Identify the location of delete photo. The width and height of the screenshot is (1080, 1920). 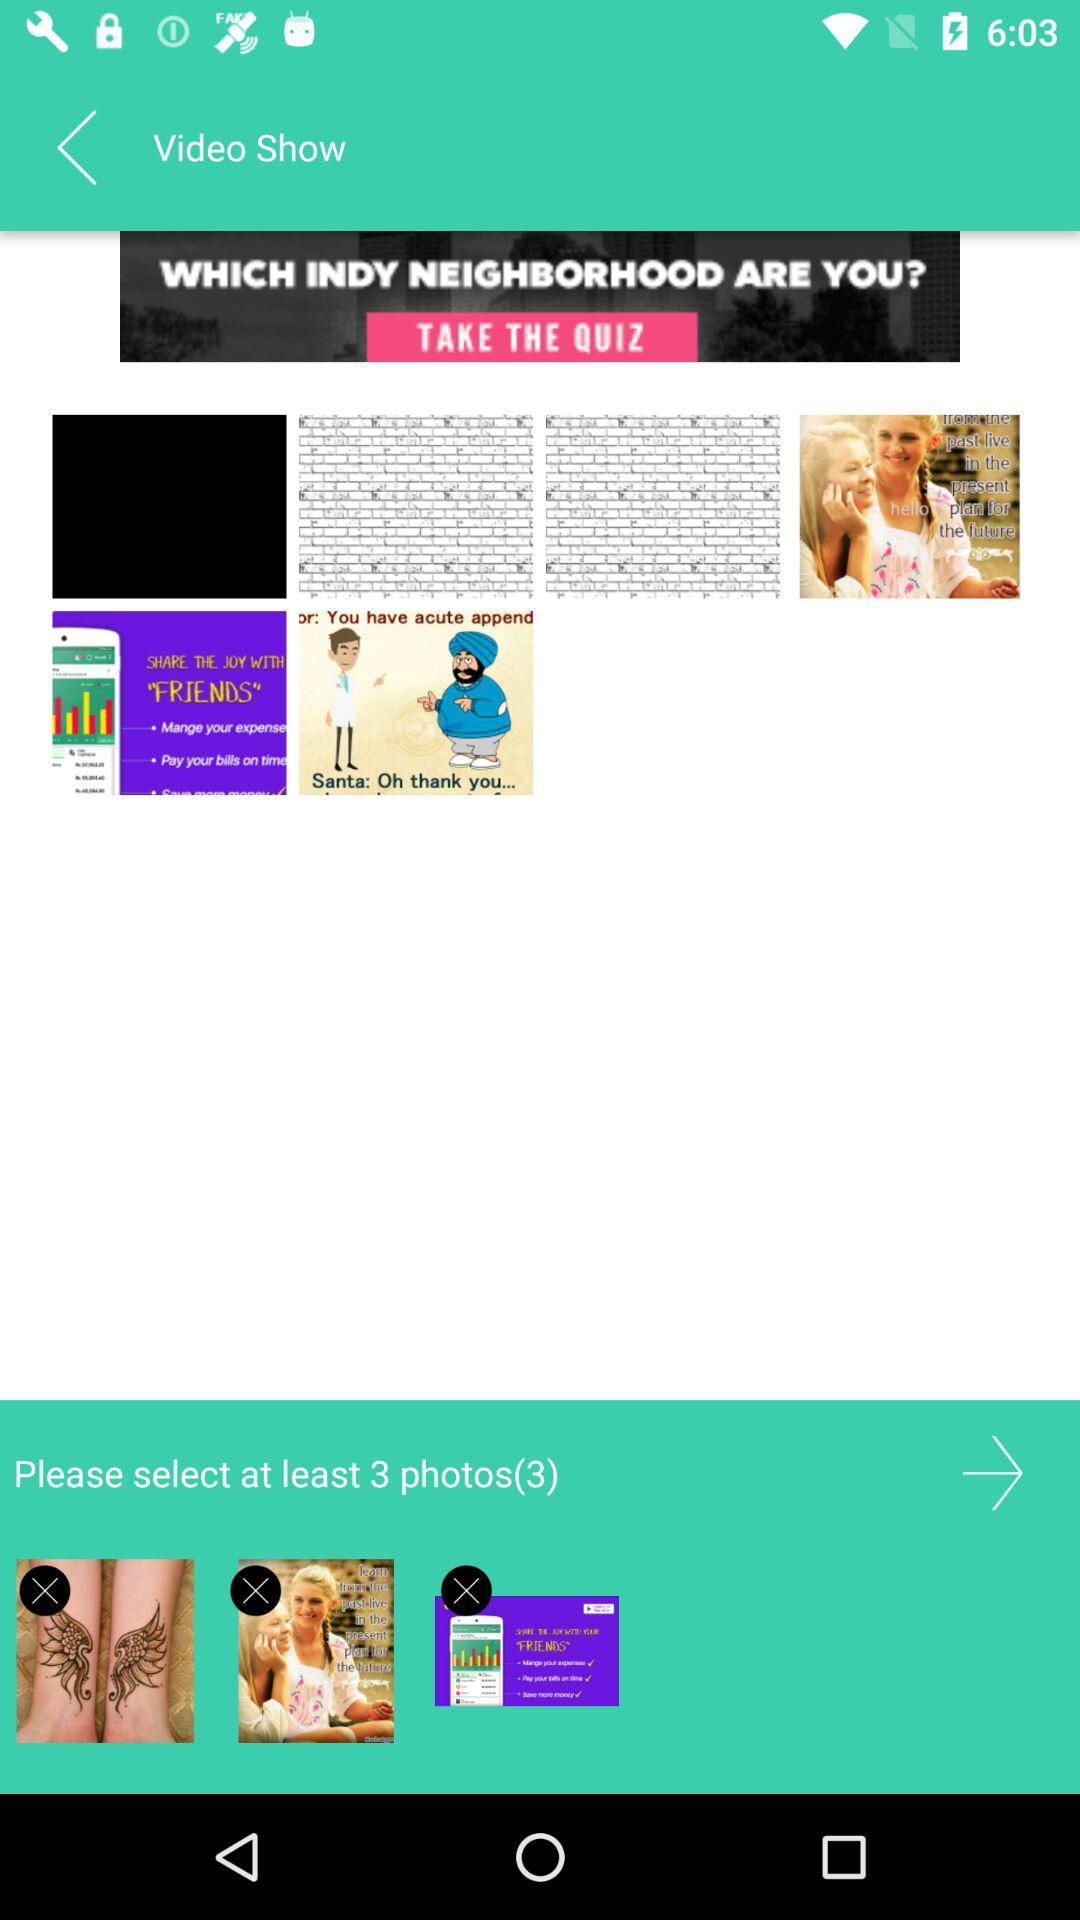
(466, 1589).